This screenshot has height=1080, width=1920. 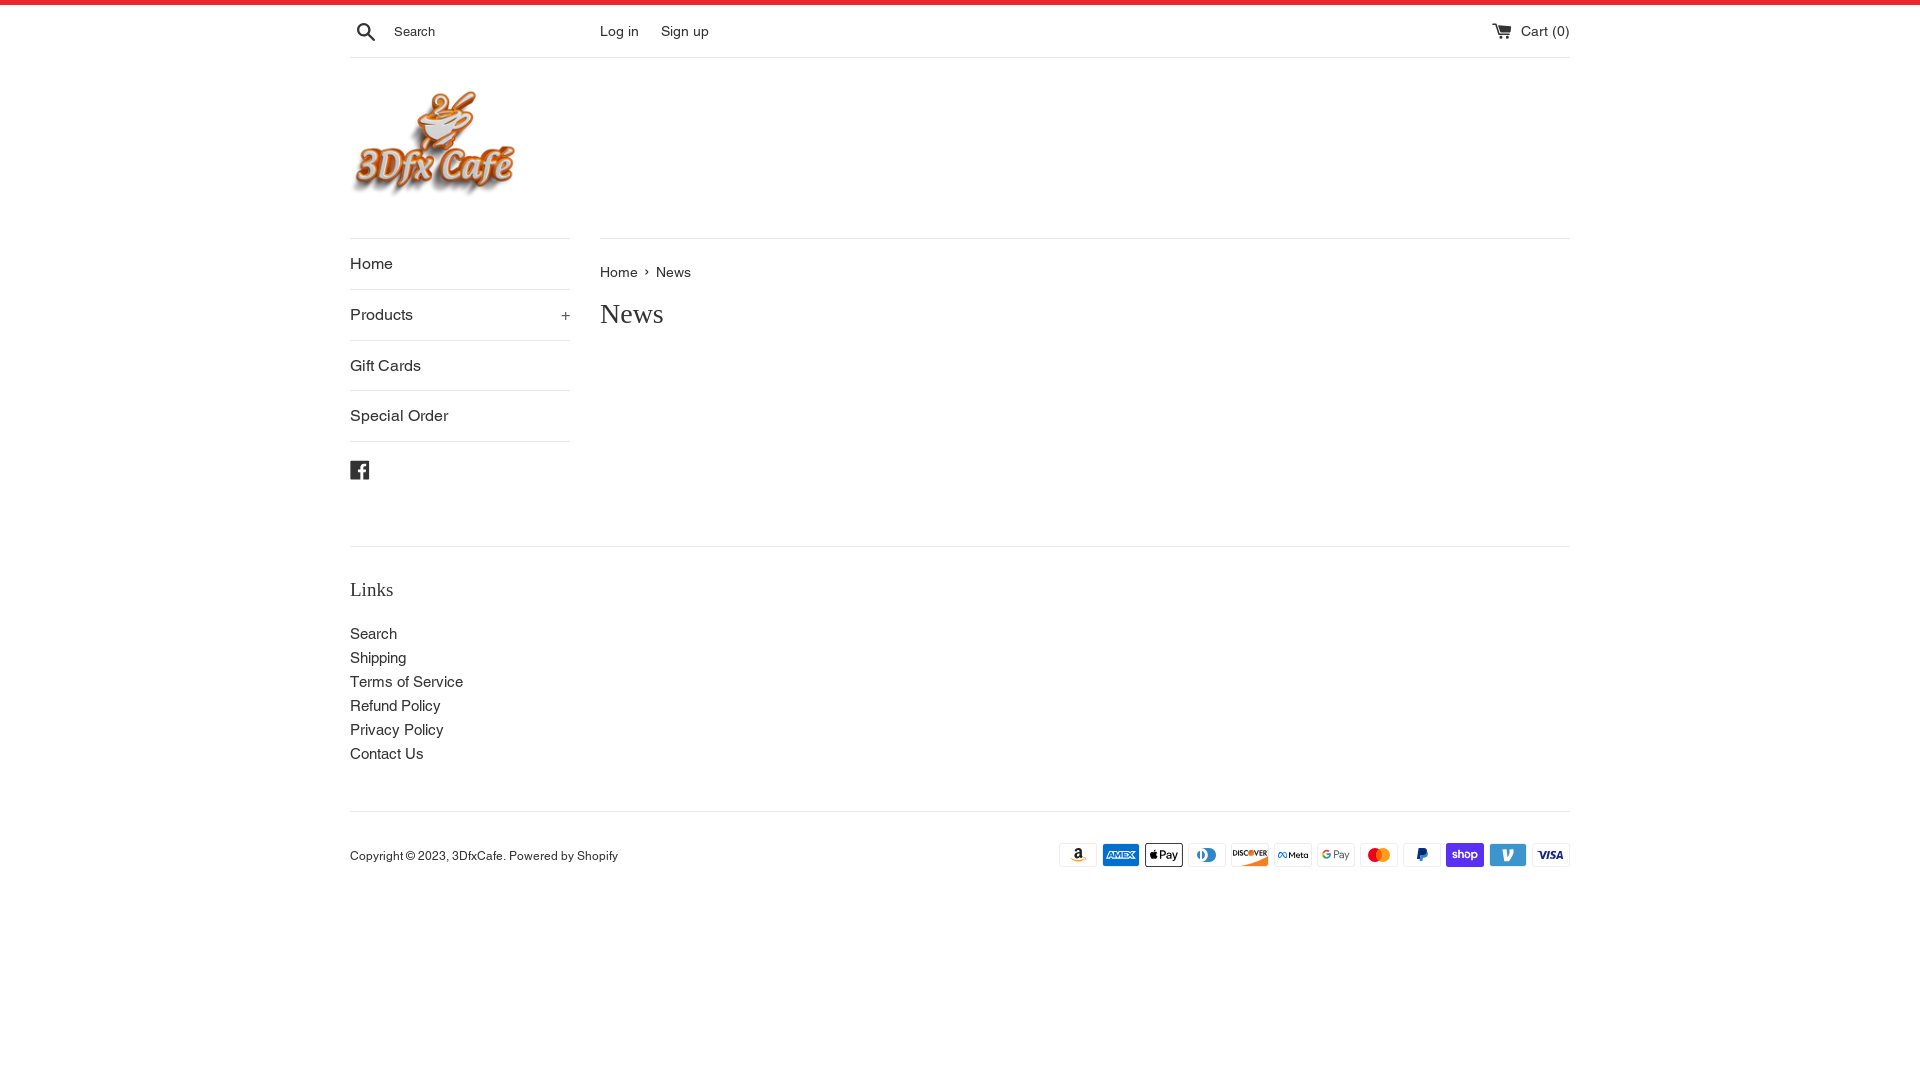 What do you see at coordinates (405, 680) in the screenshot?
I see `'Terms of Service'` at bounding box center [405, 680].